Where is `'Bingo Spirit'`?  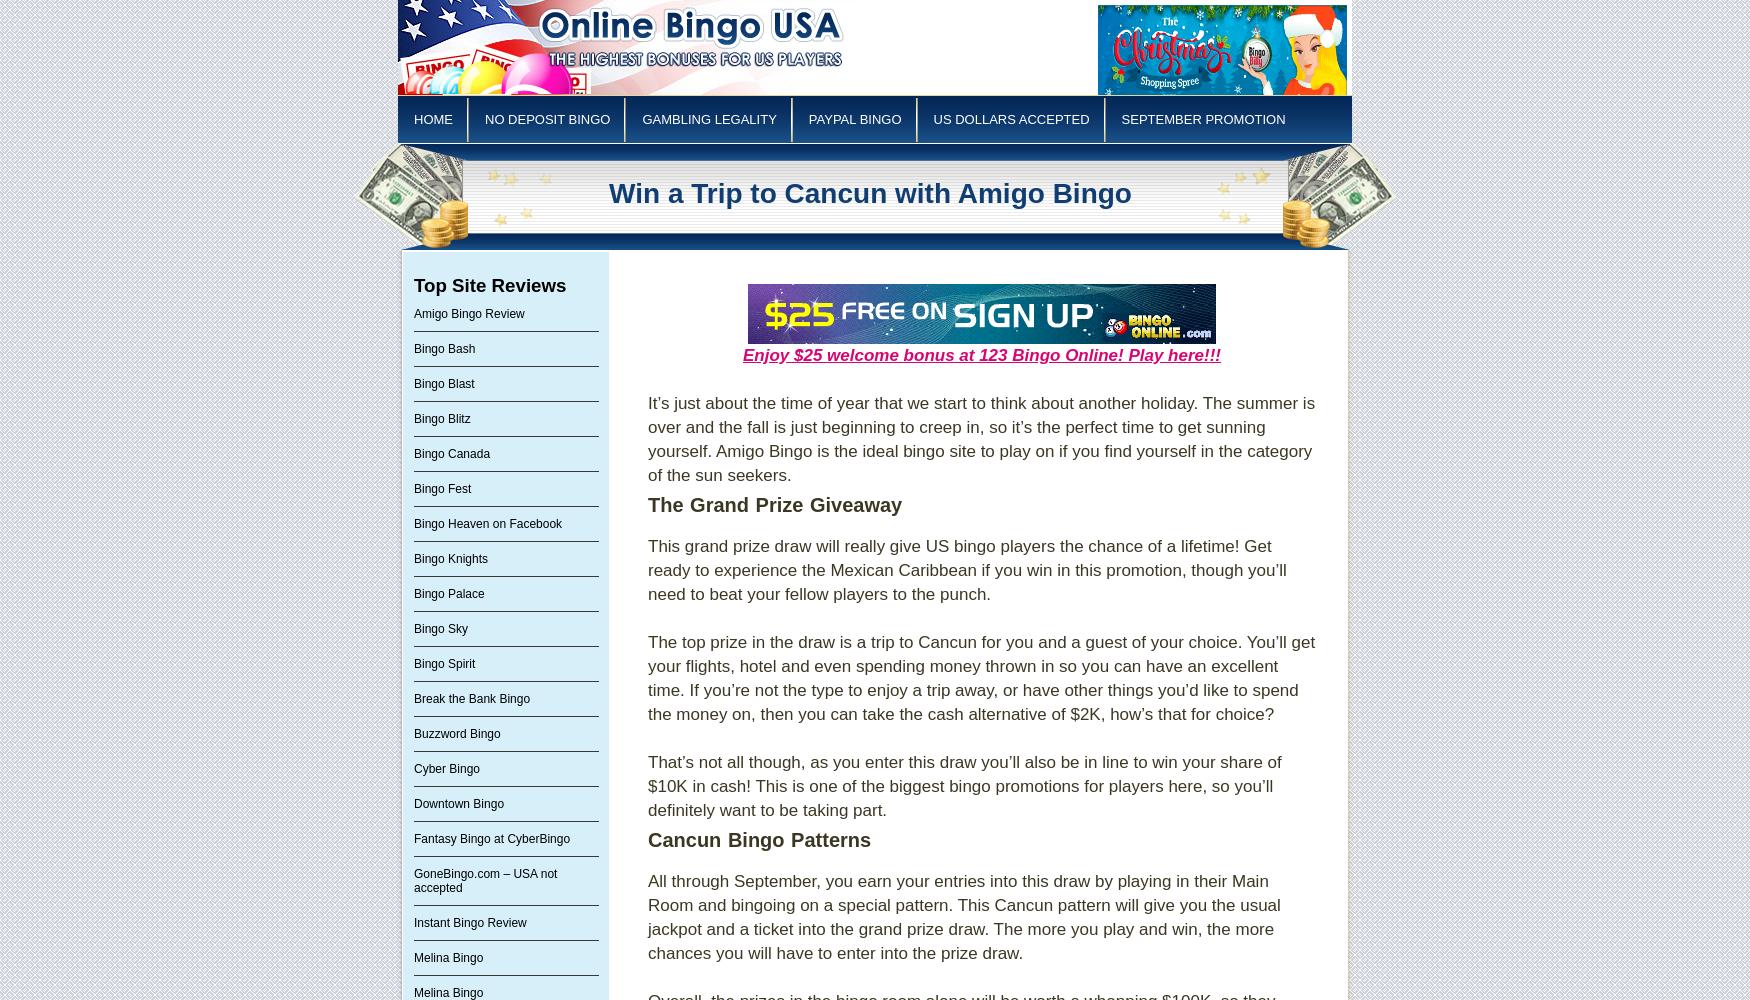 'Bingo Spirit' is located at coordinates (444, 664).